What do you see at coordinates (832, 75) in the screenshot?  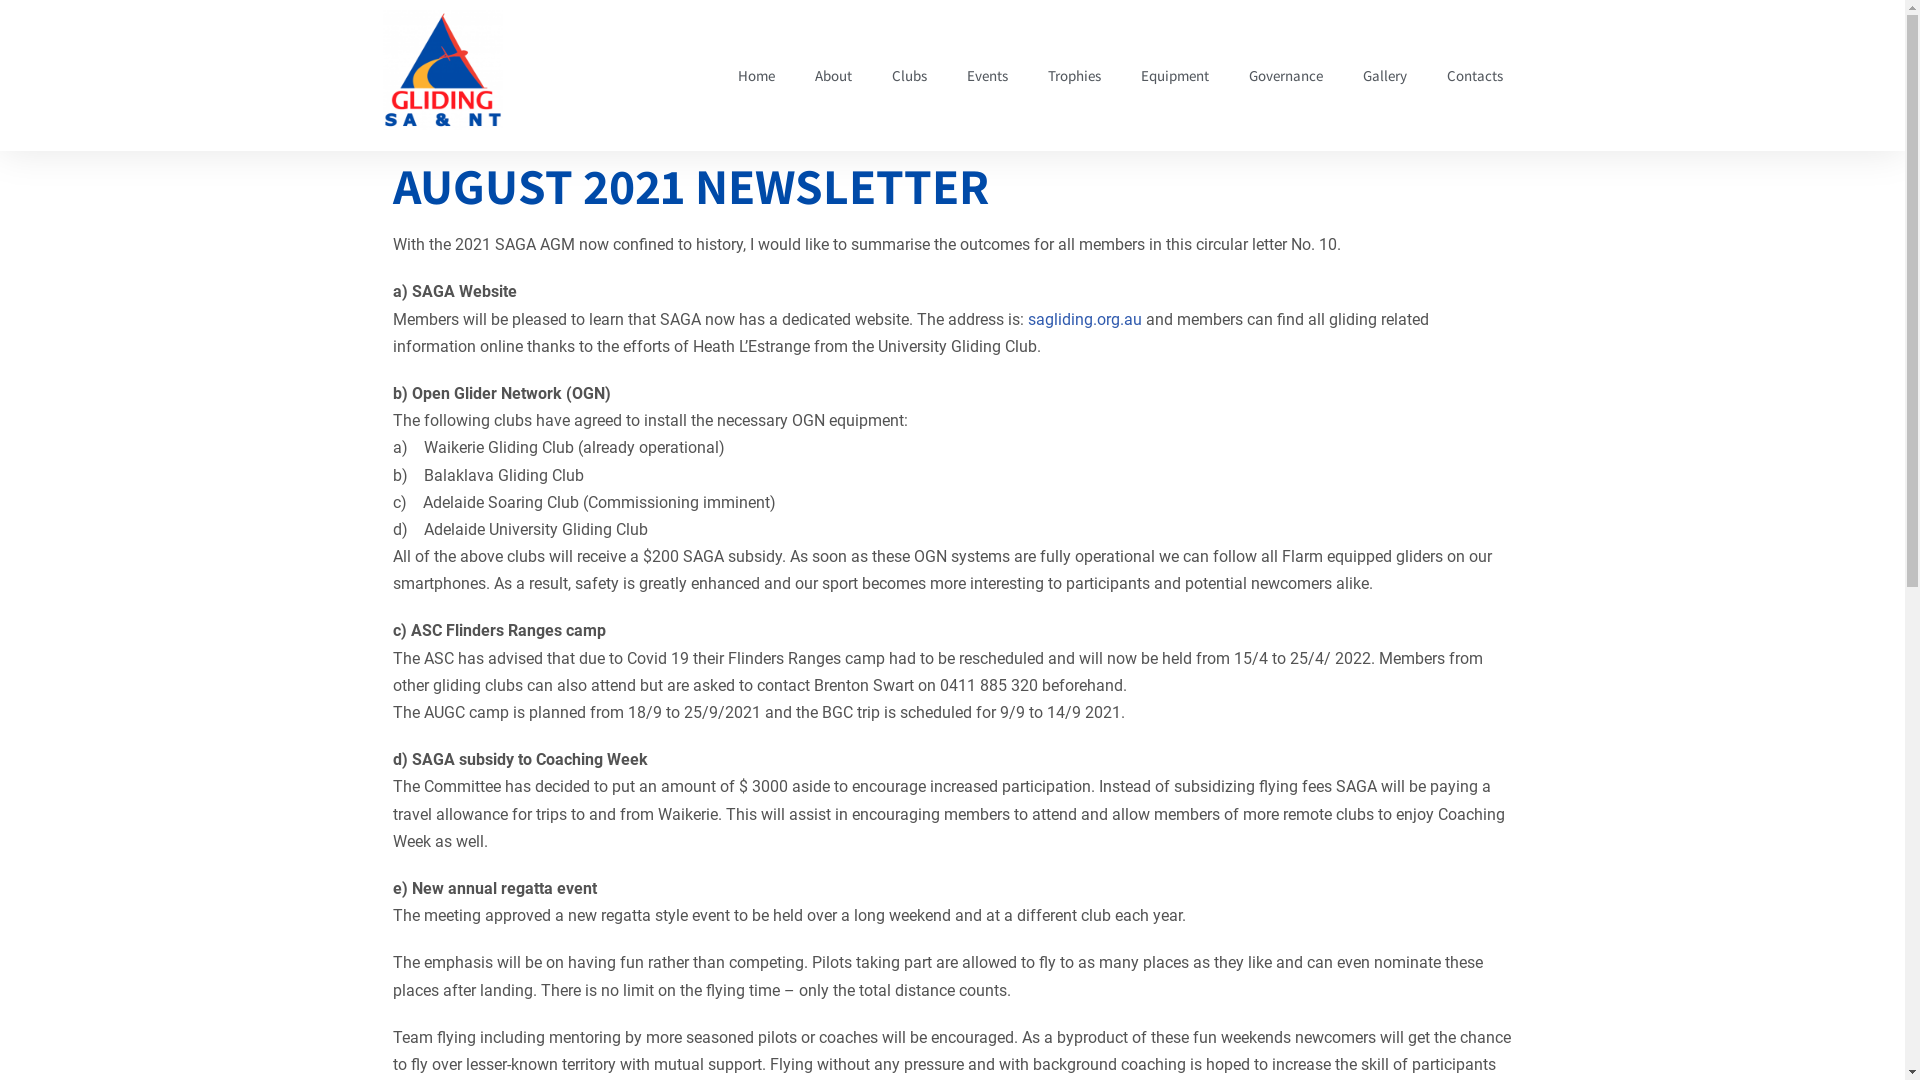 I see `'About'` at bounding box center [832, 75].